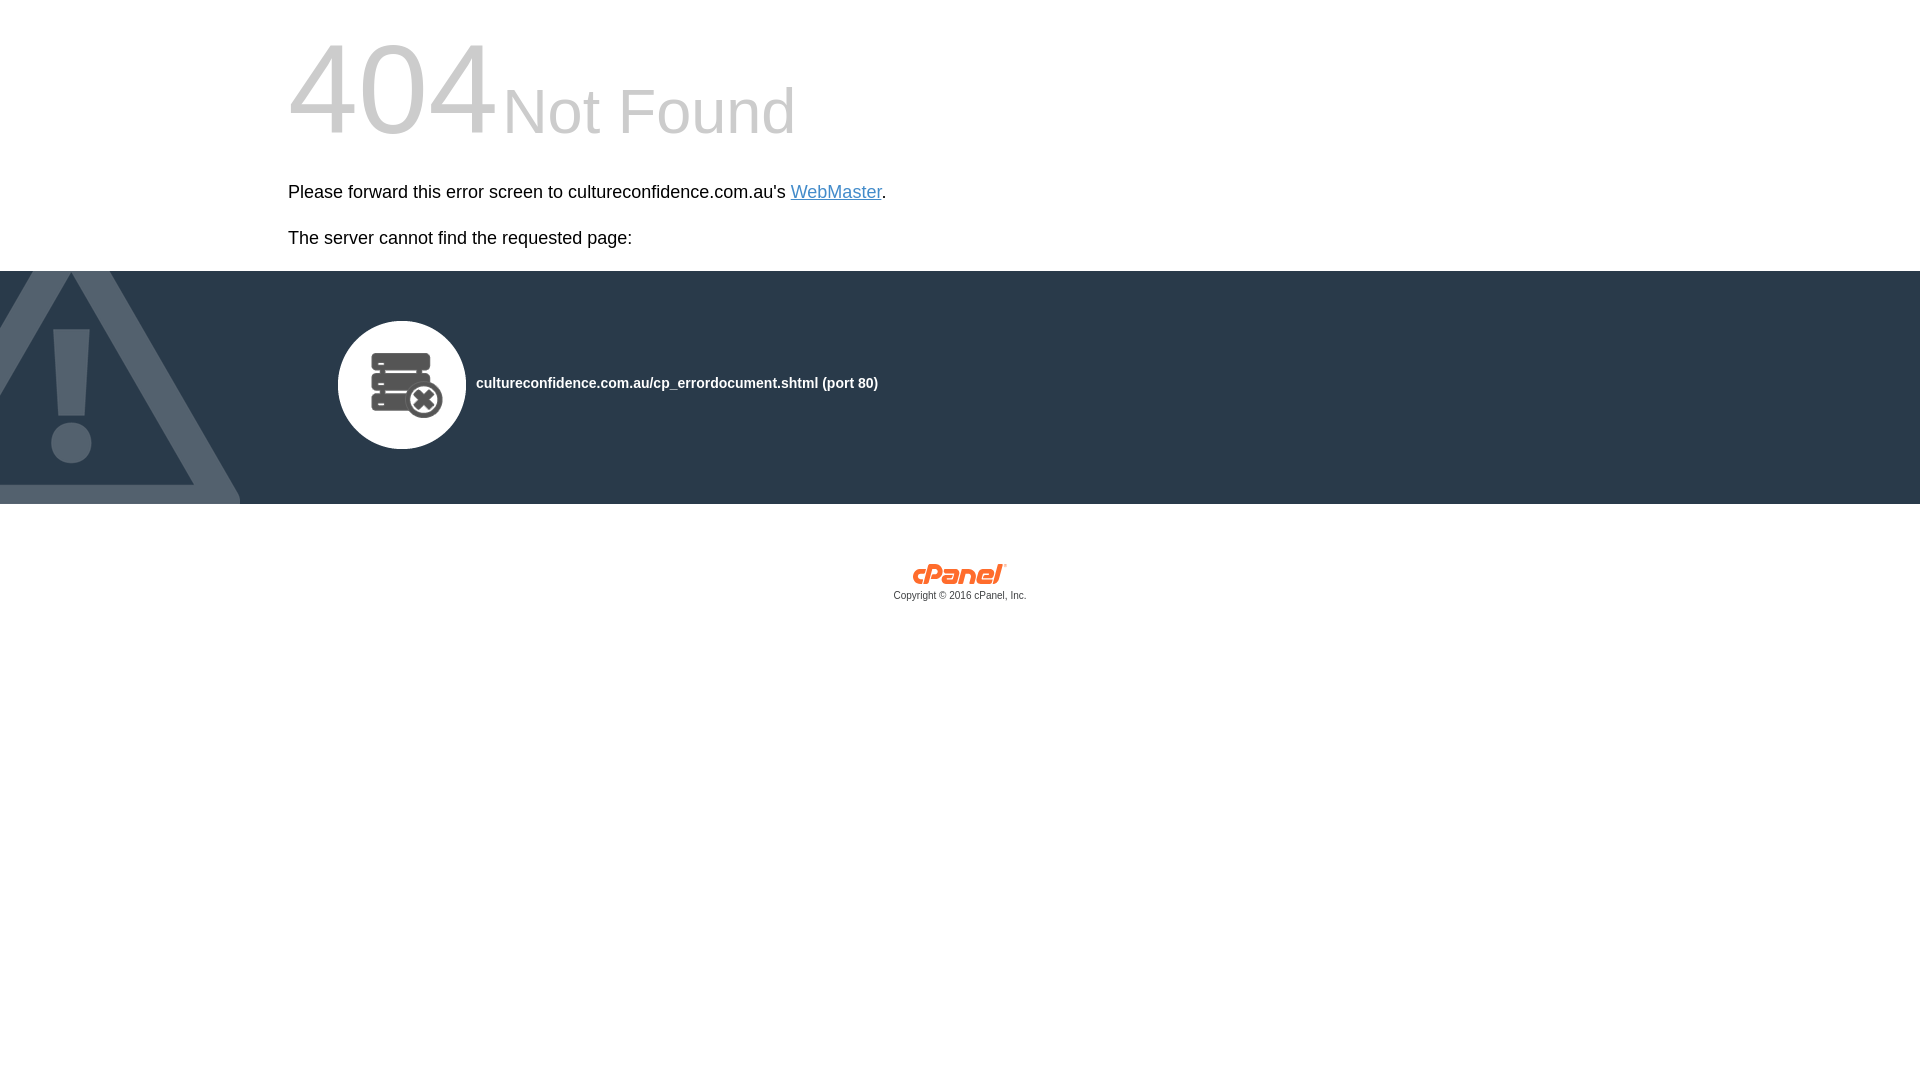 This screenshot has width=1920, height=1080. Describe the element at coordinates (836, 192) in the screenshot. I see `'WebMaster'` at that location.